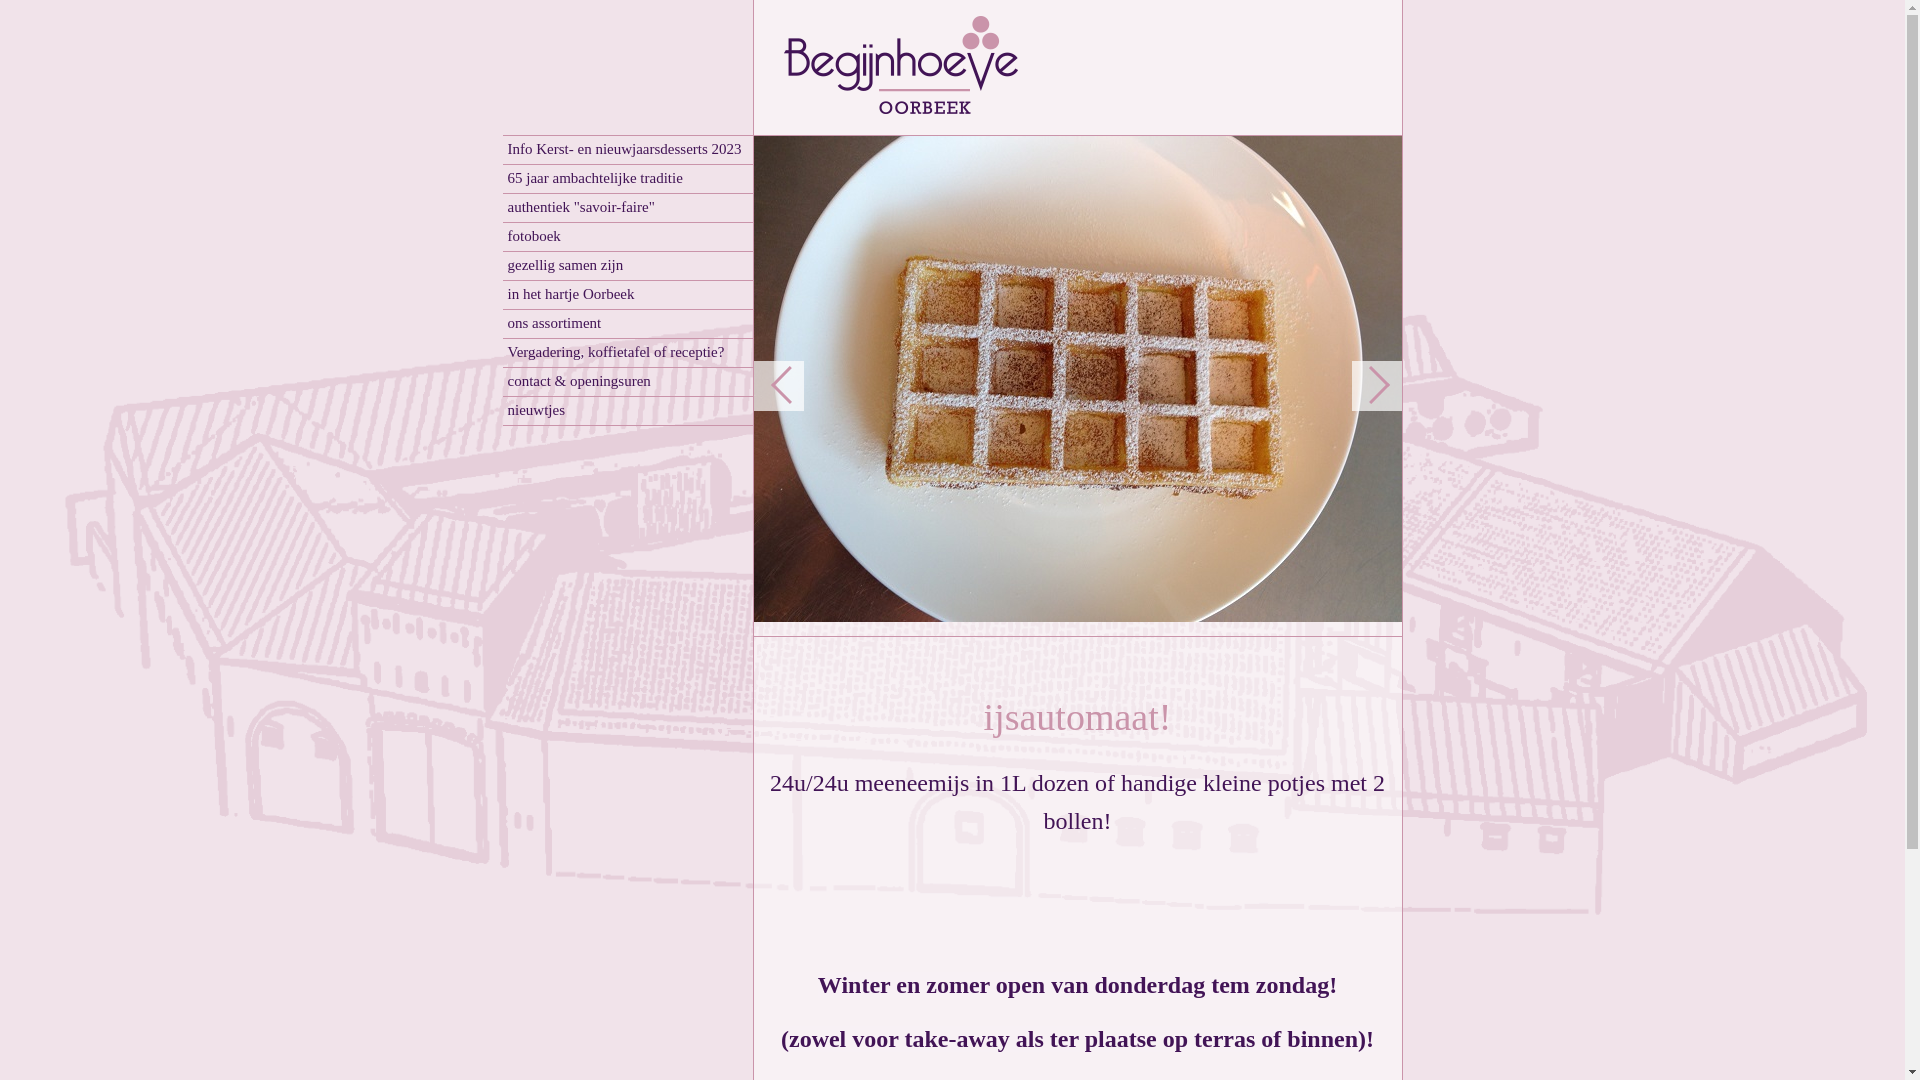  I want to click on 'Vergadering, koffietafel of receptie?', so click(626, 352).